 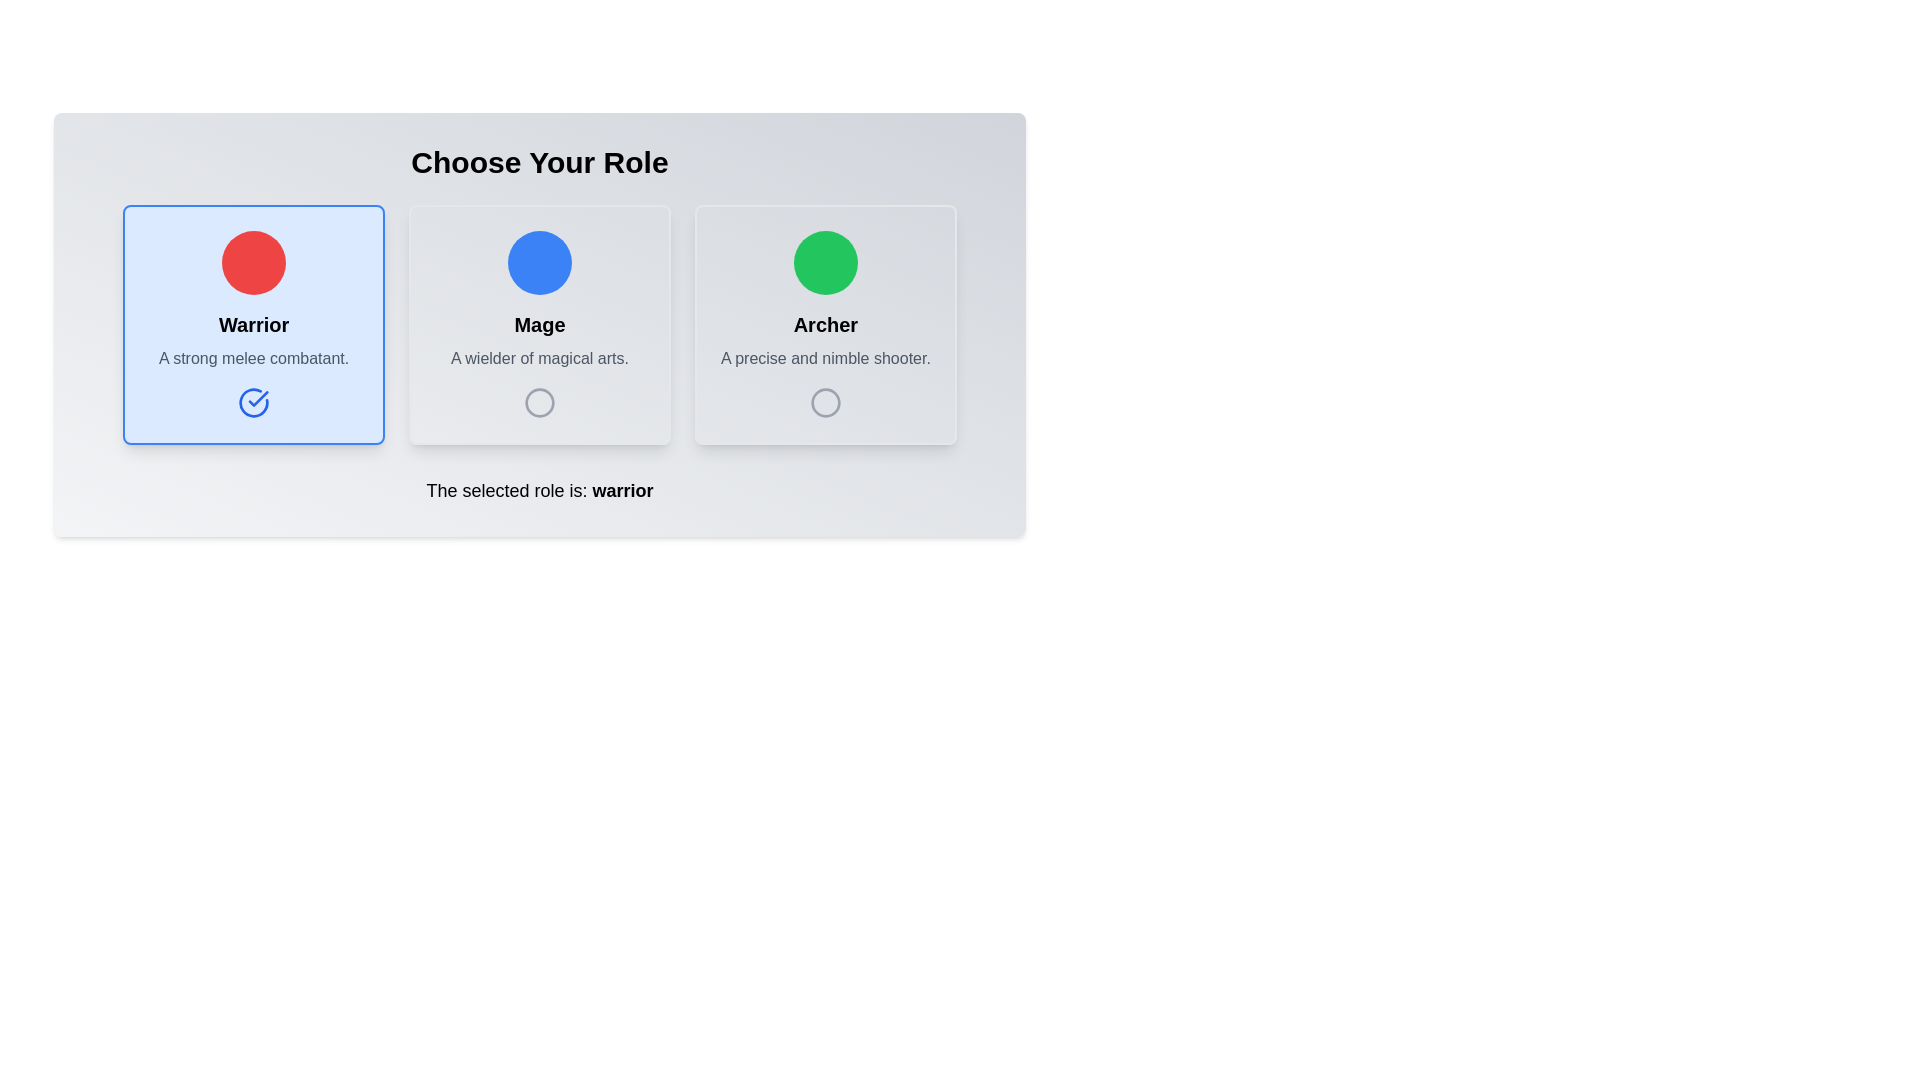 What do you see at coordinates (253, 323) in the screenshot?
I see `the text label displaying 'Warrior' in bold, centered, and large font, which is located within the blue card labeled 'Warrior: A strong melee combatant.'` at bounding box center [253, 323].